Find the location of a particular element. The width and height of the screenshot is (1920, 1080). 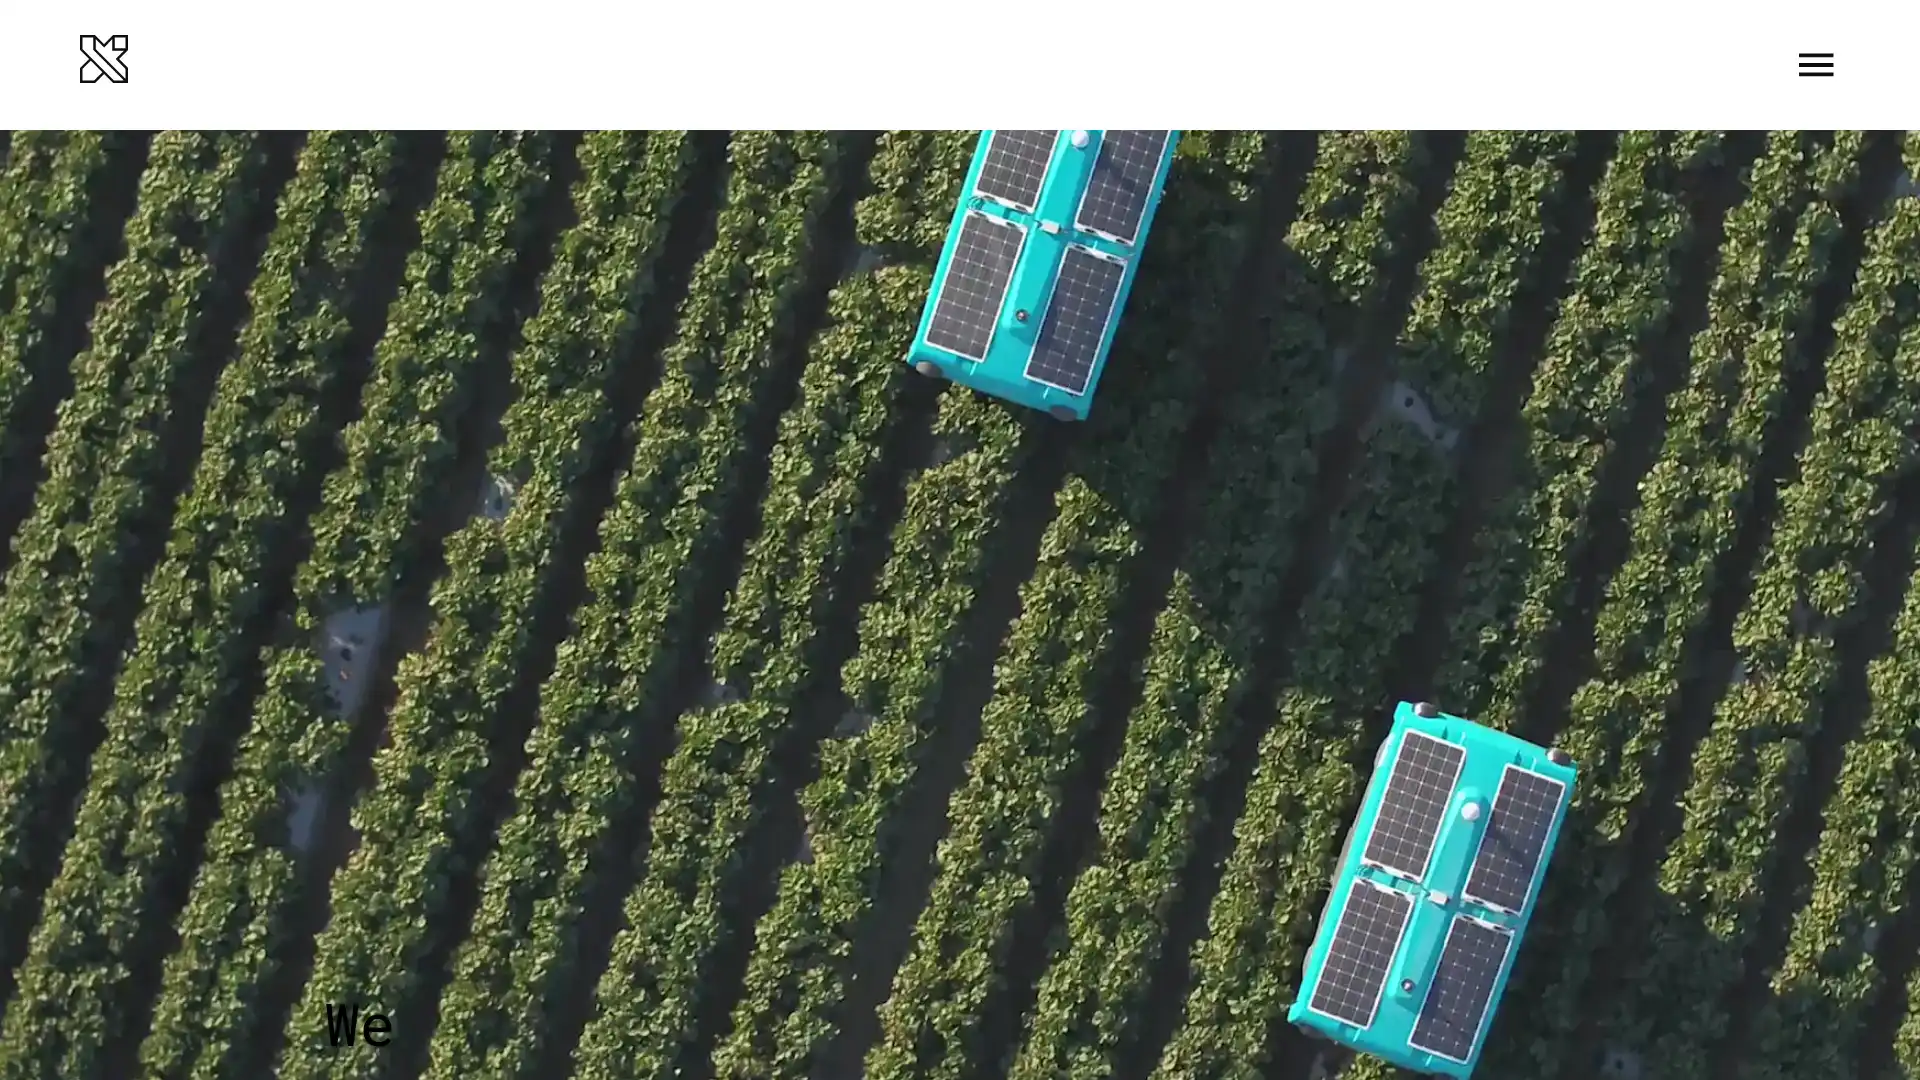

Helping out after disasters After devastating floods in Peru and Hurricane Maria in Puerto Rico, Project Loon flies in to provide basic connectivity and help people get access to vital information and basic communication tools. is located at coordinates (1013, 545).